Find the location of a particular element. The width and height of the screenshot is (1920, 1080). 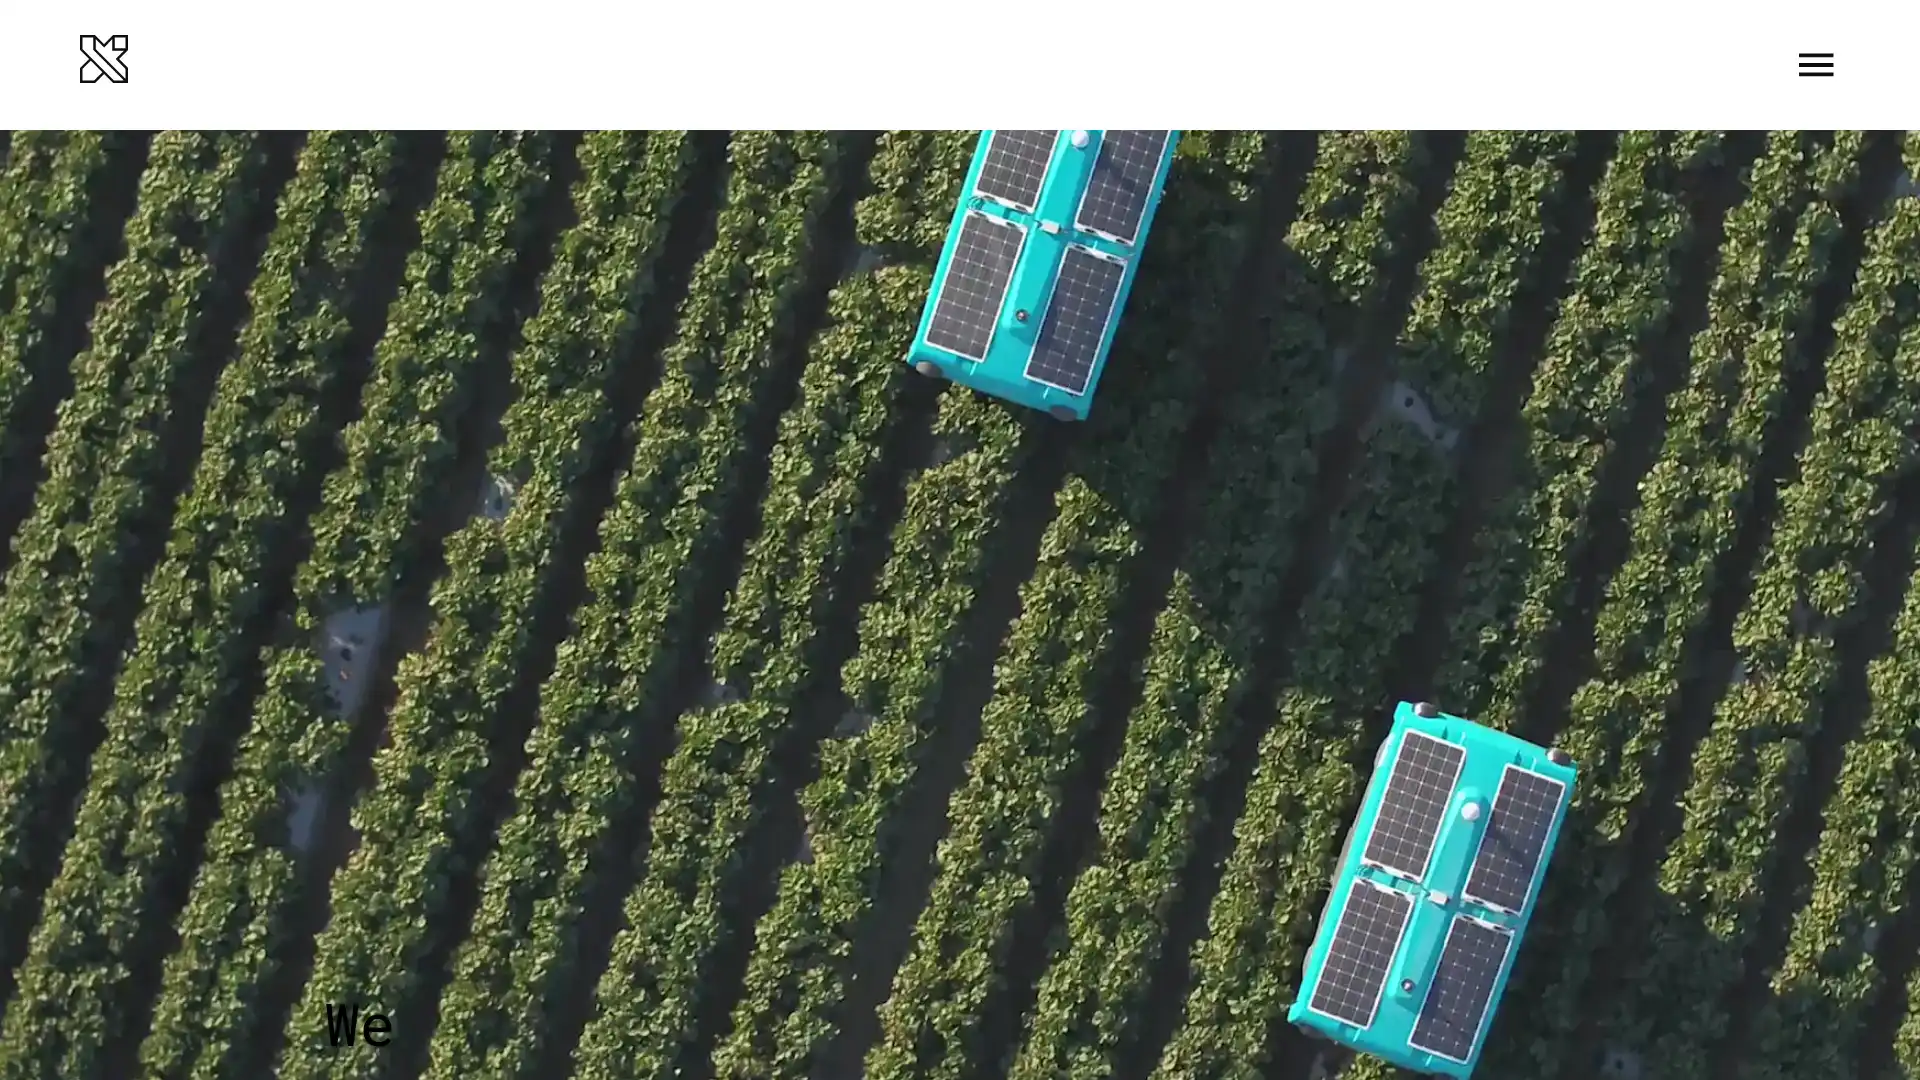

Helping out after disasters After devastating floods in Peru and Hurricane Maria in Puerto Rico, Project Loon flies in to provide basic connectivity and help people get access to vital information and basic communication tools. is located at coordinates (1013, 545).